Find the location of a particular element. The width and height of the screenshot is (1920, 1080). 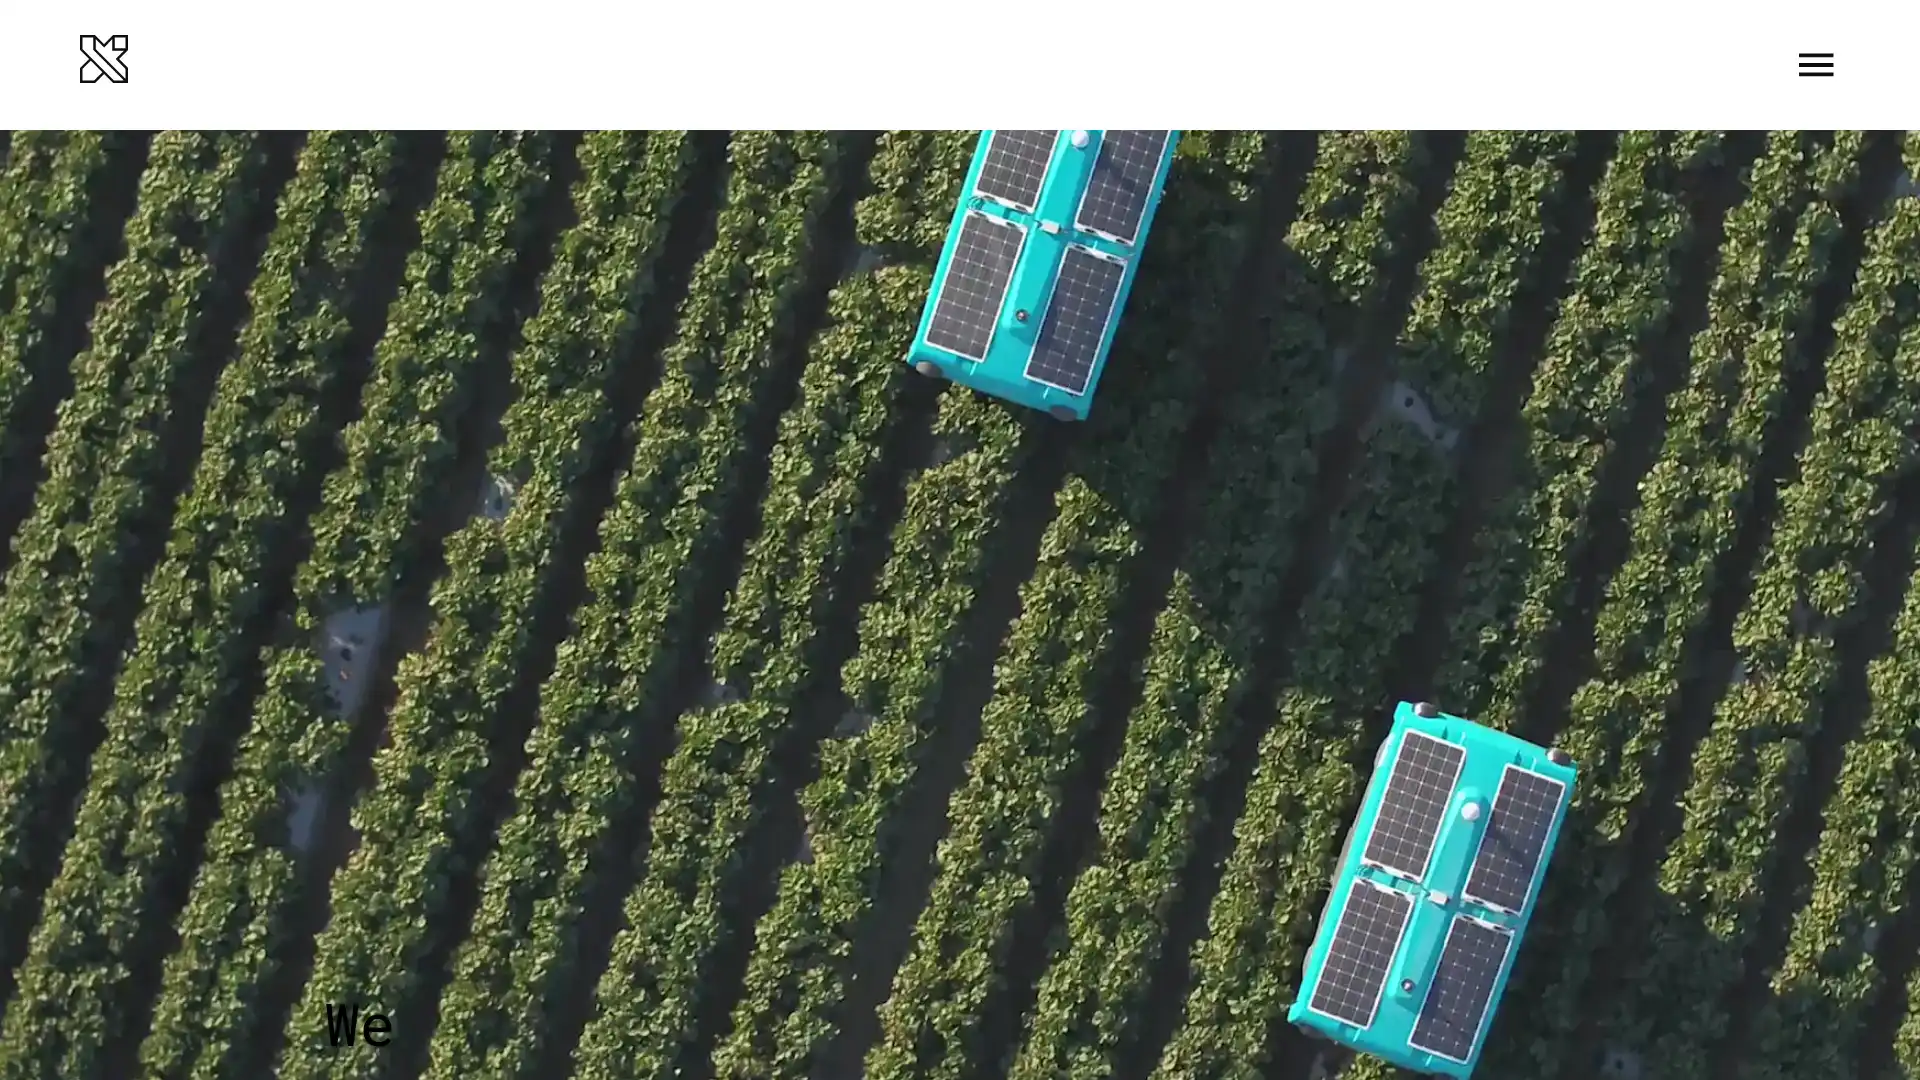

Helping out after disasters After devastating floods in Peru and Hurricane Maria in Puerto Rico, Project Loon flies in to provide basic connectivity and help people get access to vital information and basic communication tools. is located at coordinates (1013, 545).